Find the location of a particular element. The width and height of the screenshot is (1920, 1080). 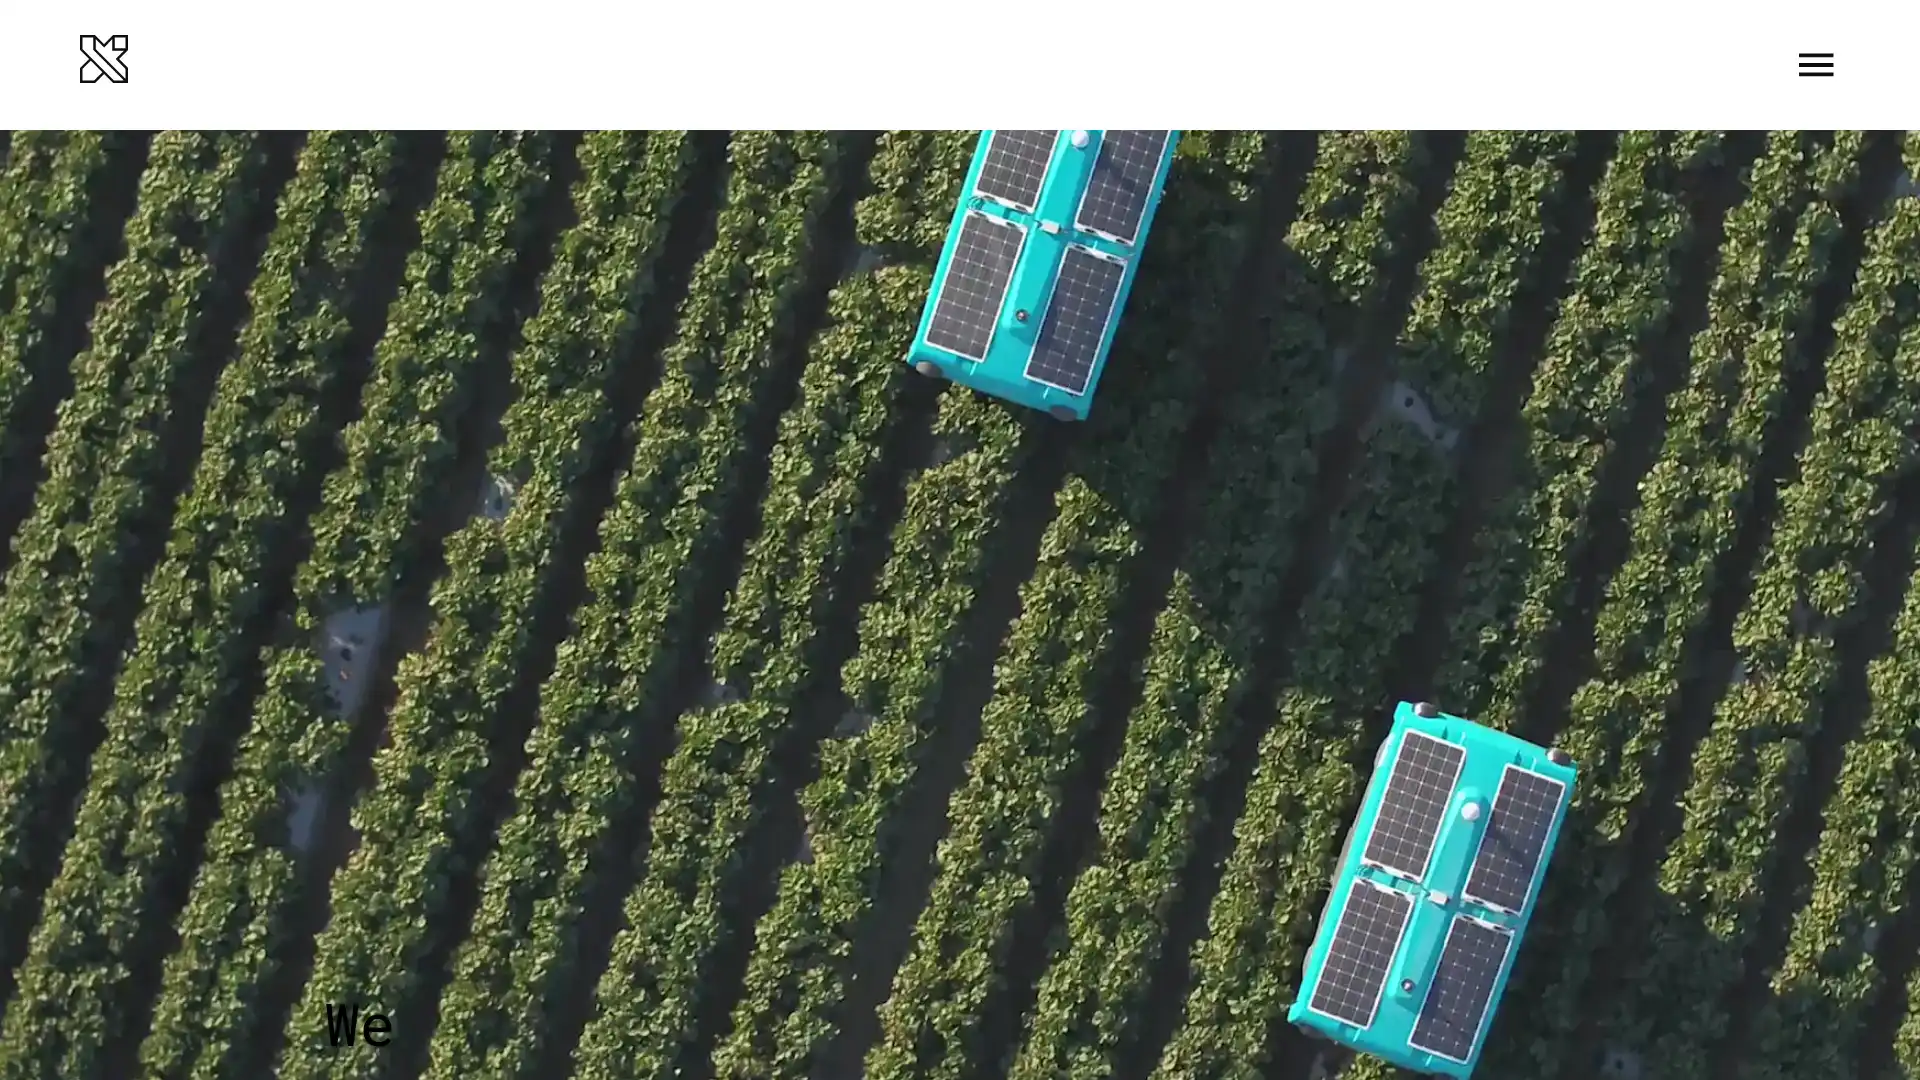

Helping out after disasters After devastating floods in Peru and Hurricane Maria in Puerto Rico, Project Loon flies in to provide basic connectivity and help people get access to vital information and basic communication tools. is located at coordinates (1013, 545).